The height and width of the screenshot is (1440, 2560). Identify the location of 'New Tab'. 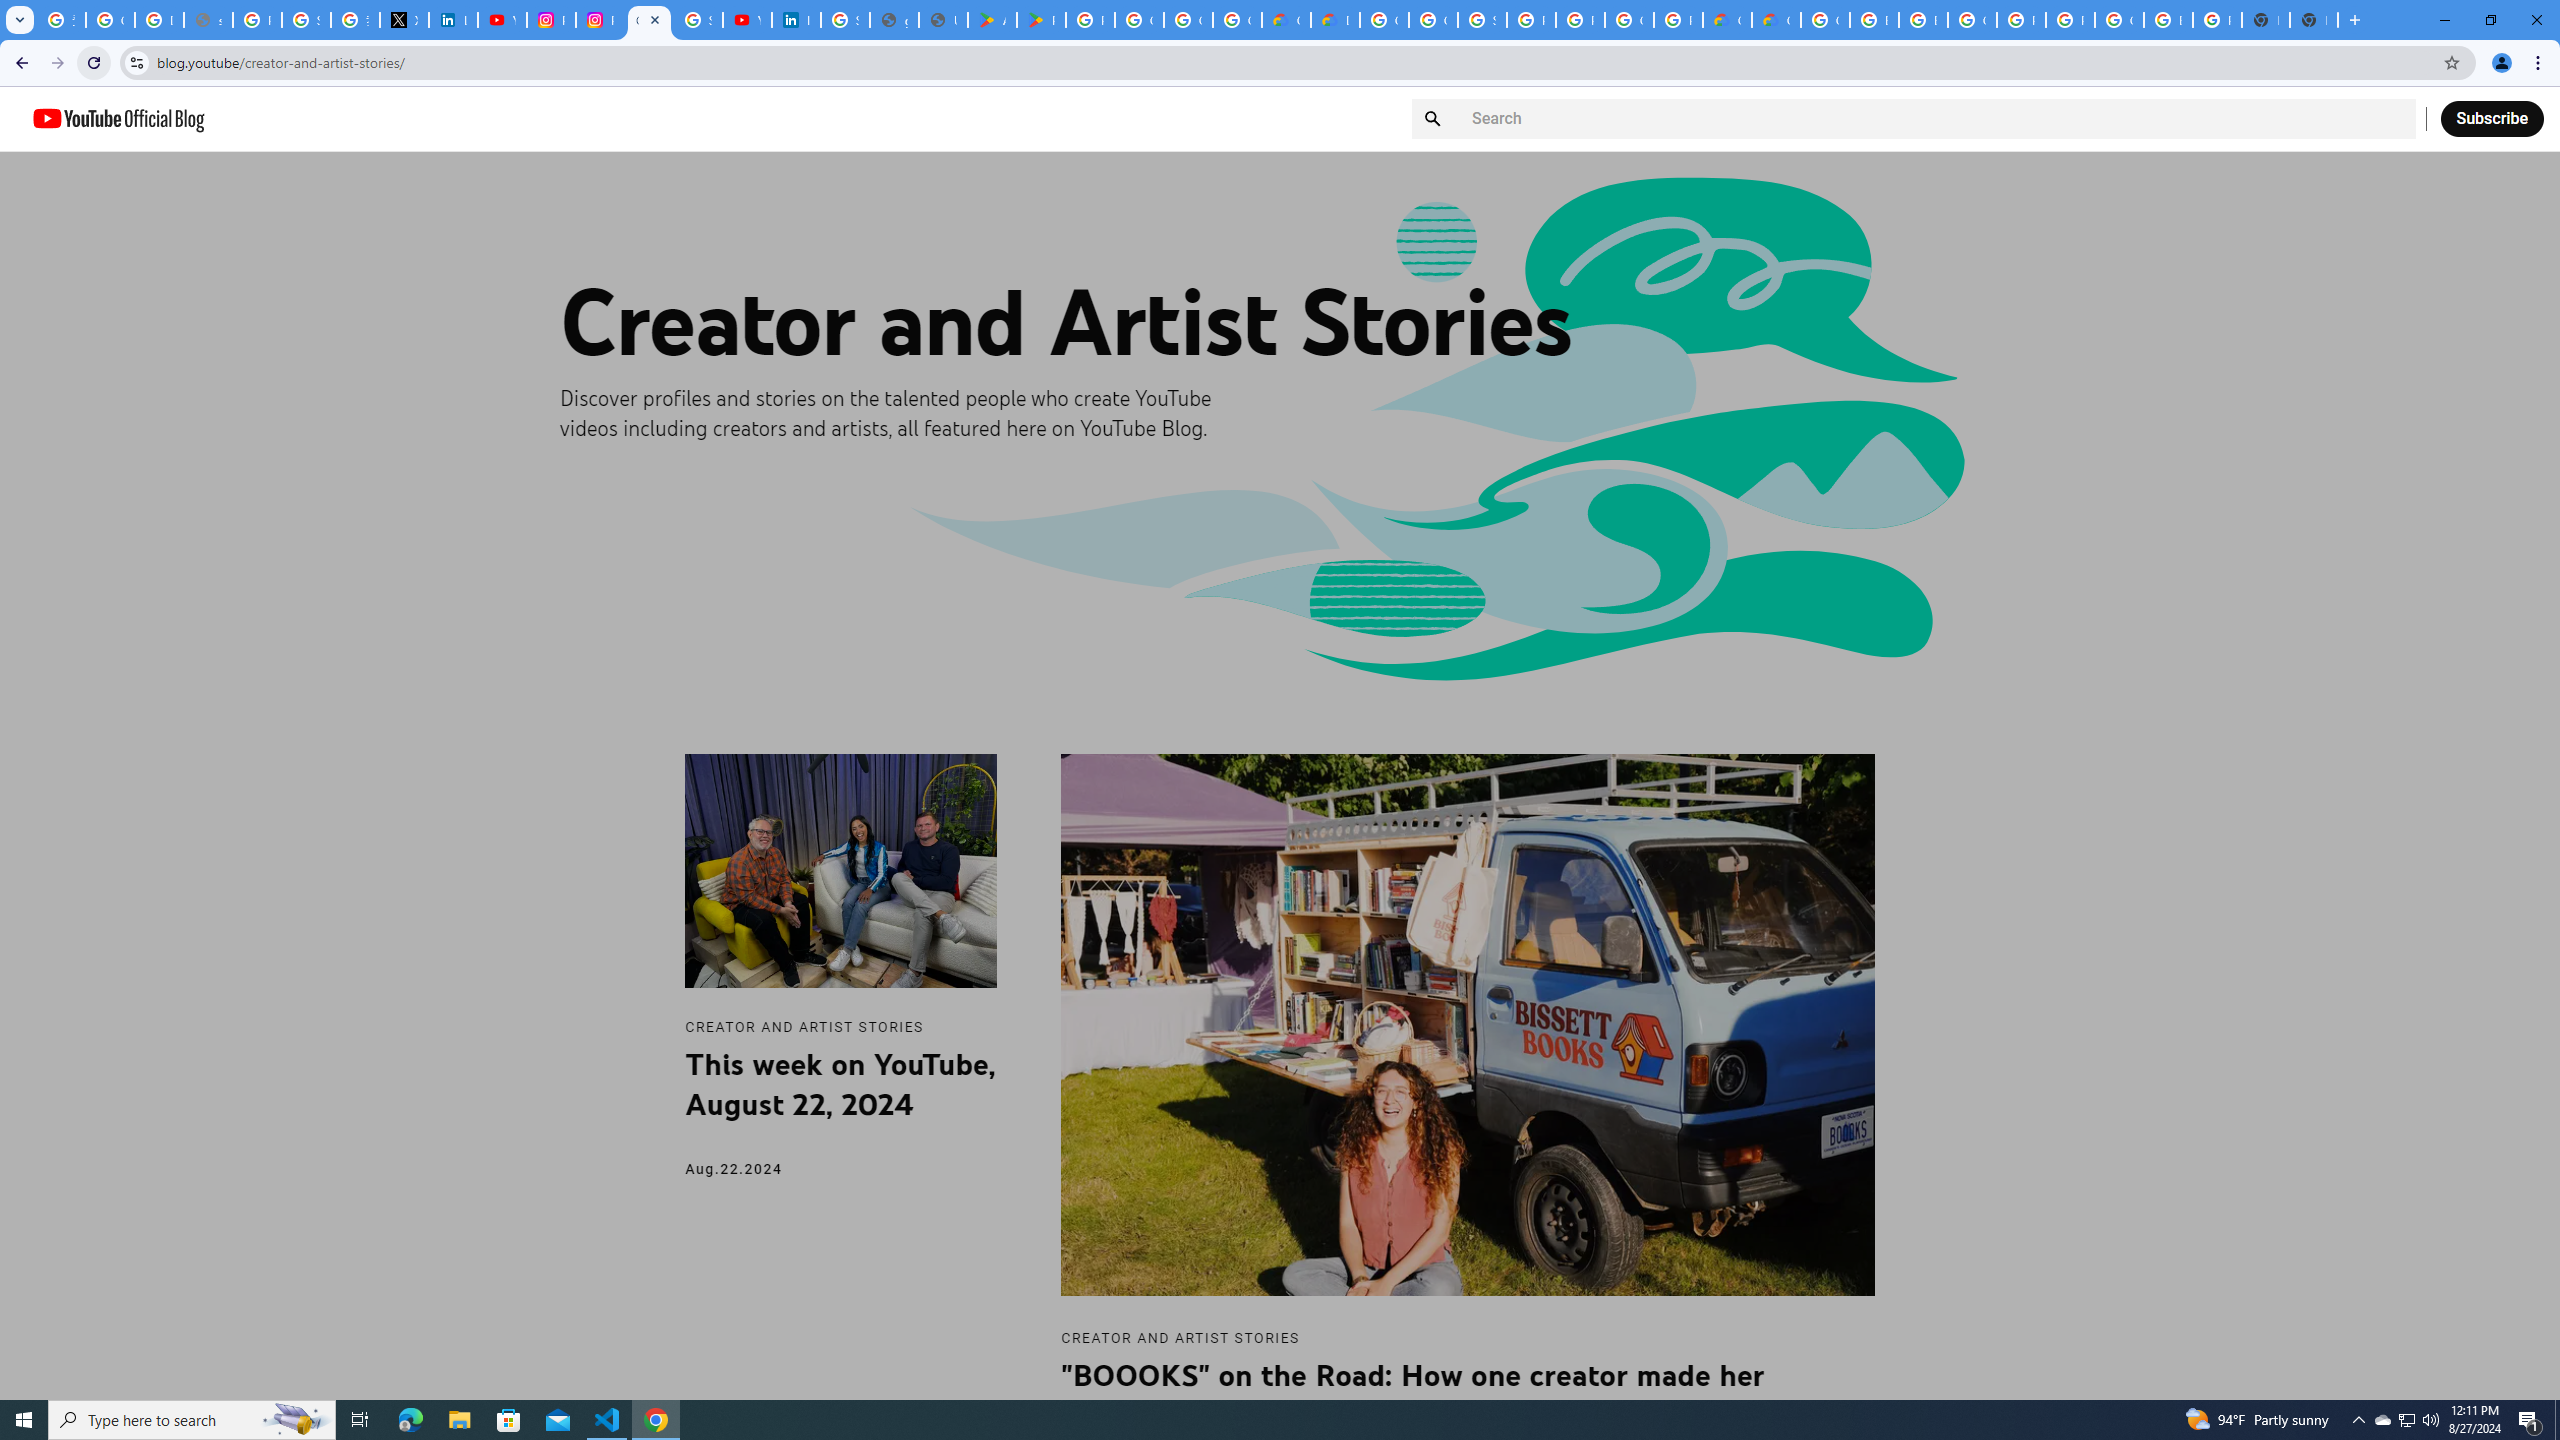
(2314, 19).